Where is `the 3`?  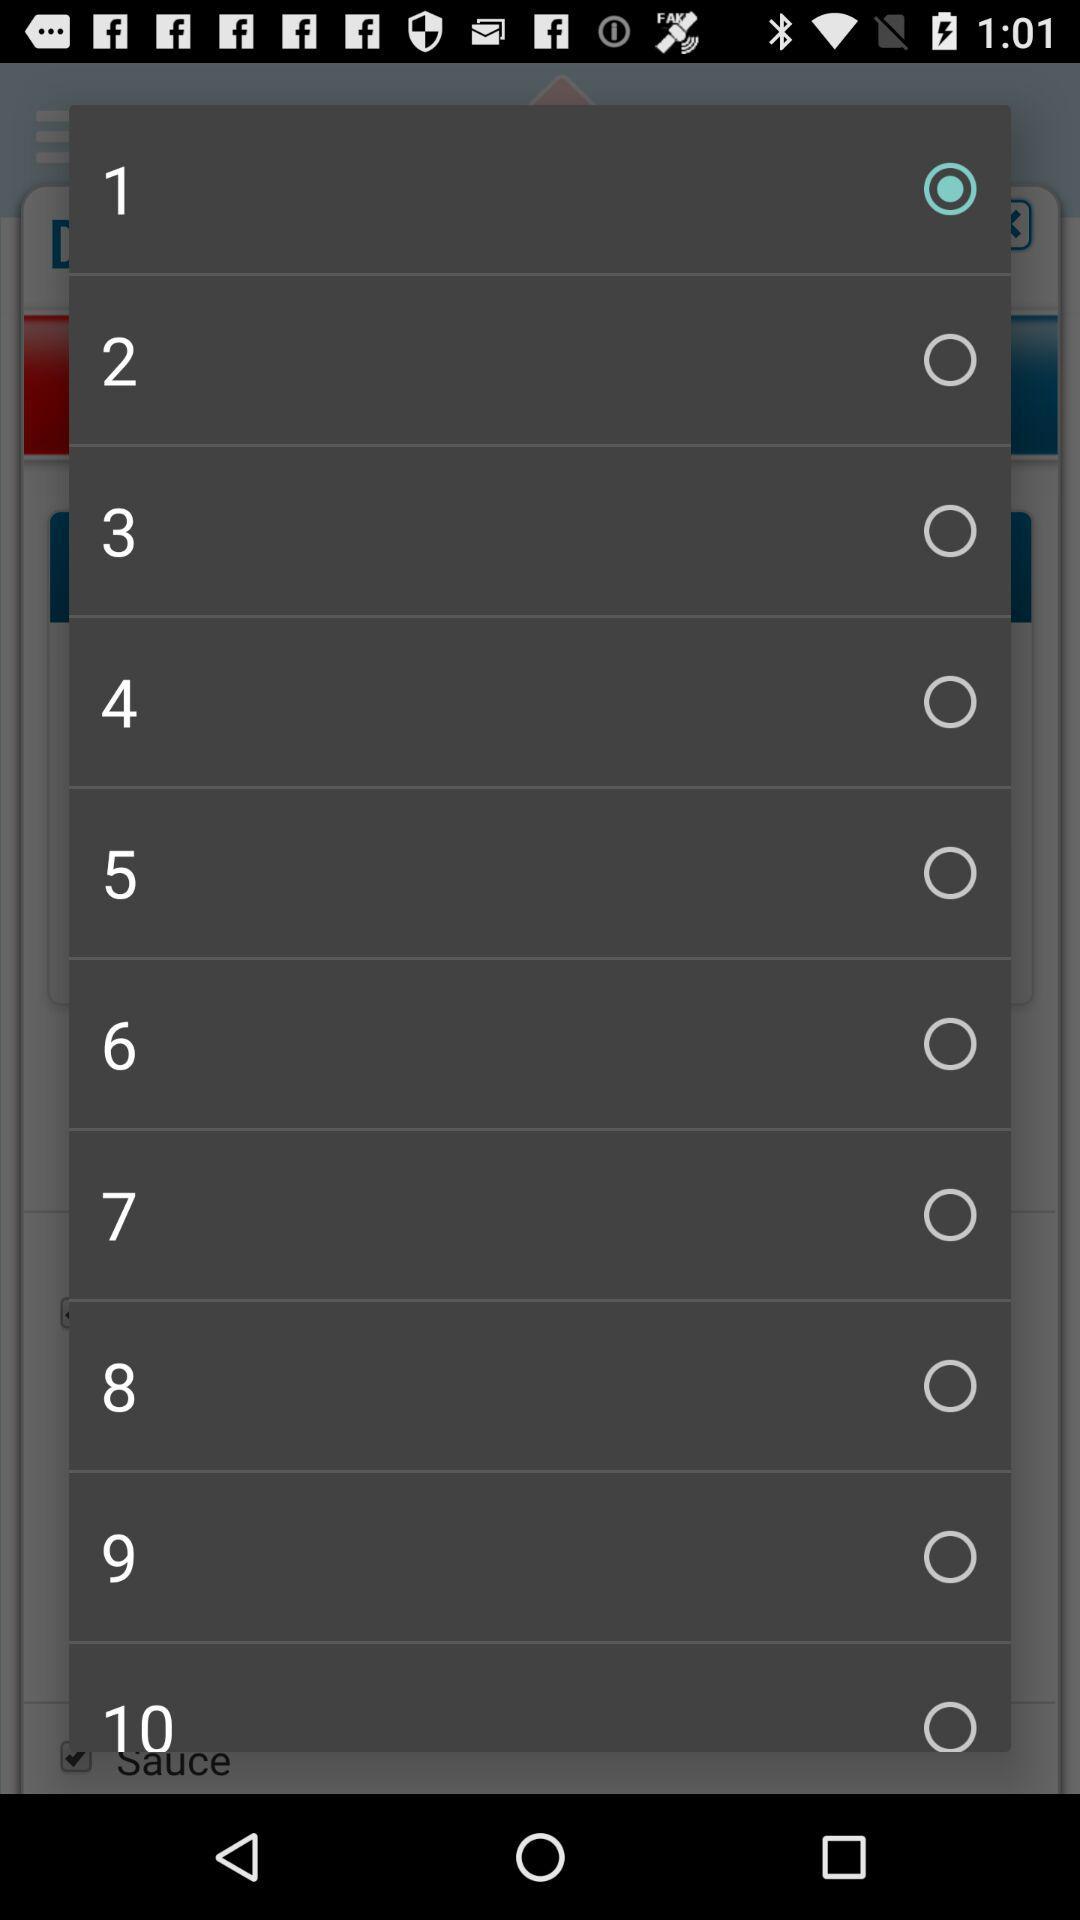 the 3 is located at coordinates (540, 531).